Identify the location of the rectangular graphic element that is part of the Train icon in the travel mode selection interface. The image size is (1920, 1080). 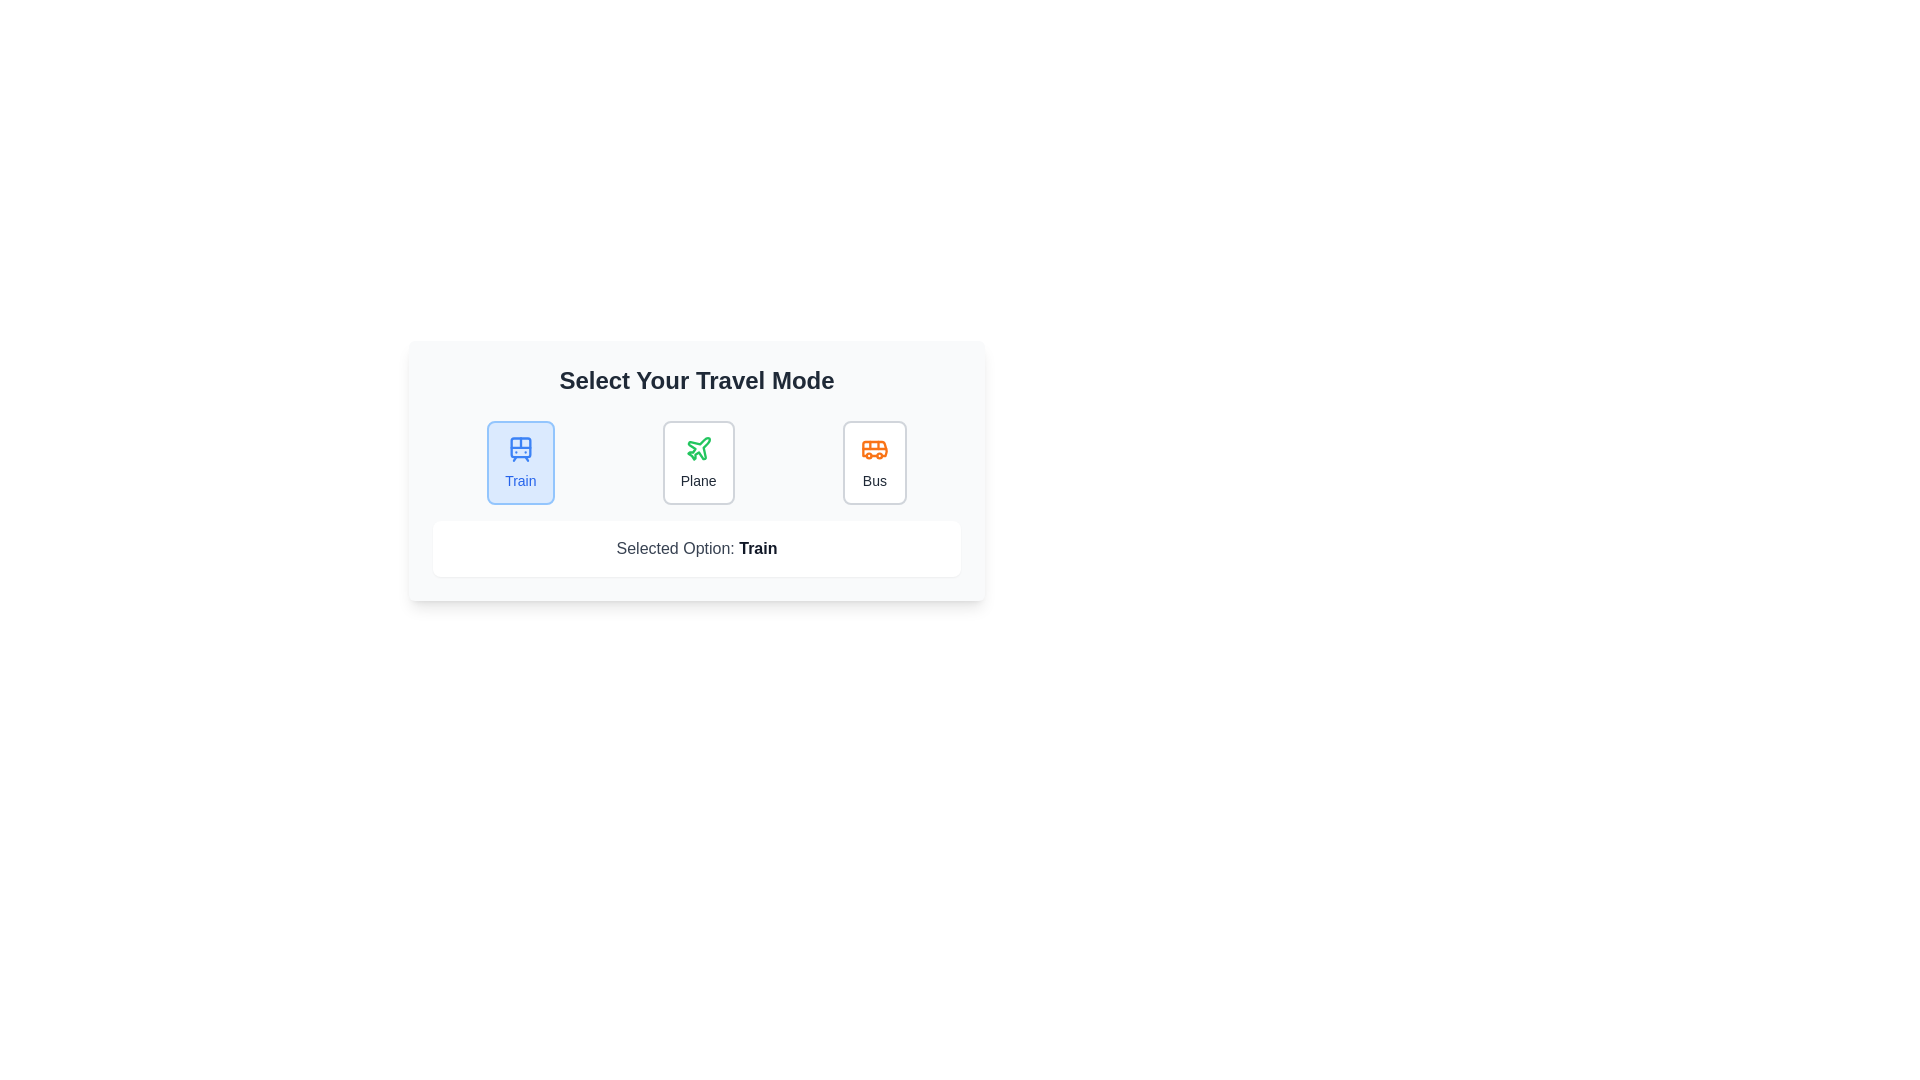
(520, 446).